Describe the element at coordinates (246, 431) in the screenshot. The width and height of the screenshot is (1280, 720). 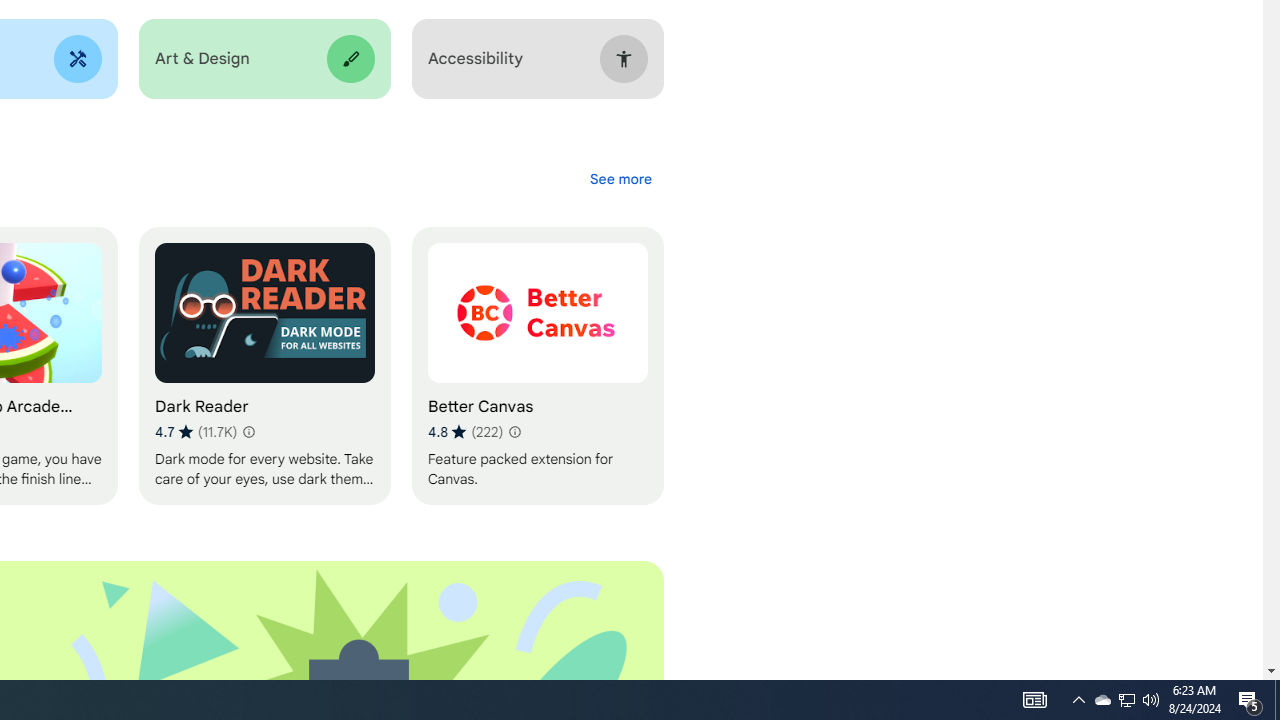
I see `'Learn more about results and reviews "Dark Reader"'` at that location.